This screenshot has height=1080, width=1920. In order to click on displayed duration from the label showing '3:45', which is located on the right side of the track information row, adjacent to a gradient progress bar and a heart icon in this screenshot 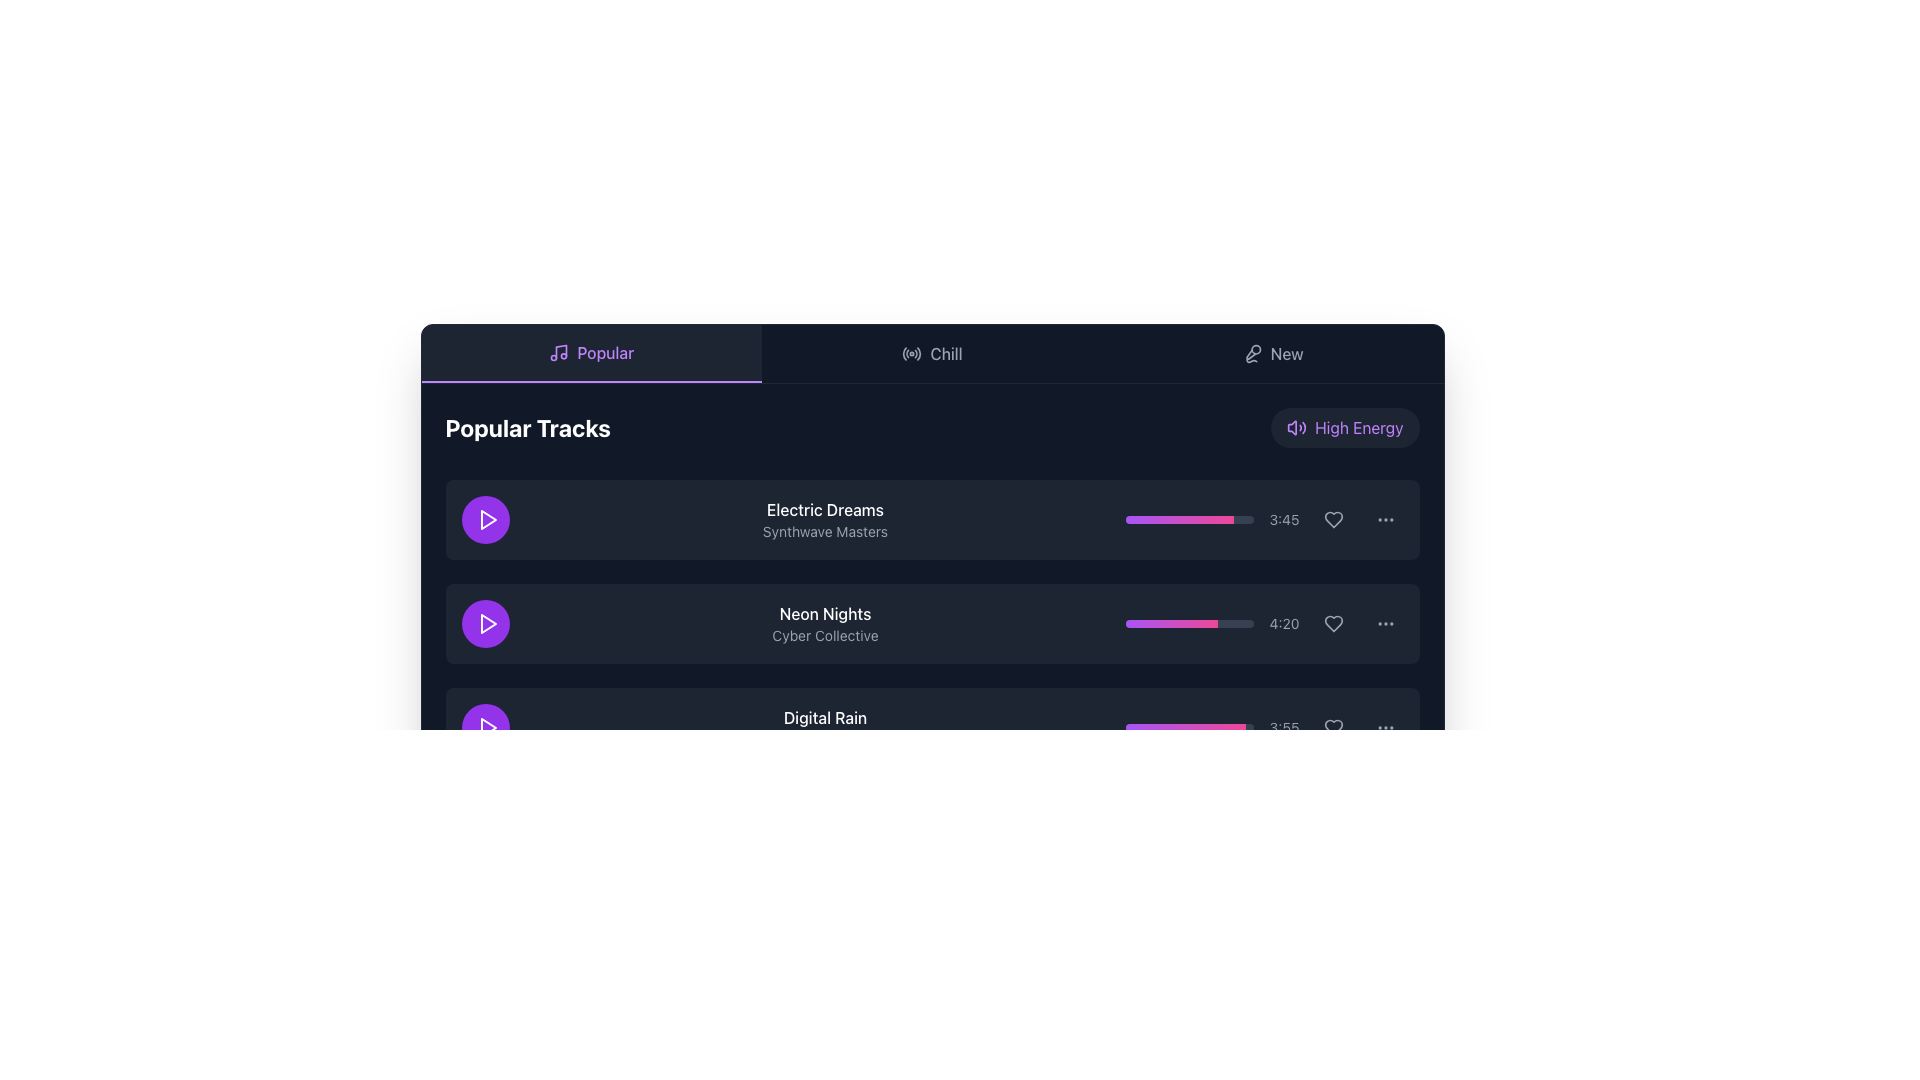, I will do `click(1263, 519)`.